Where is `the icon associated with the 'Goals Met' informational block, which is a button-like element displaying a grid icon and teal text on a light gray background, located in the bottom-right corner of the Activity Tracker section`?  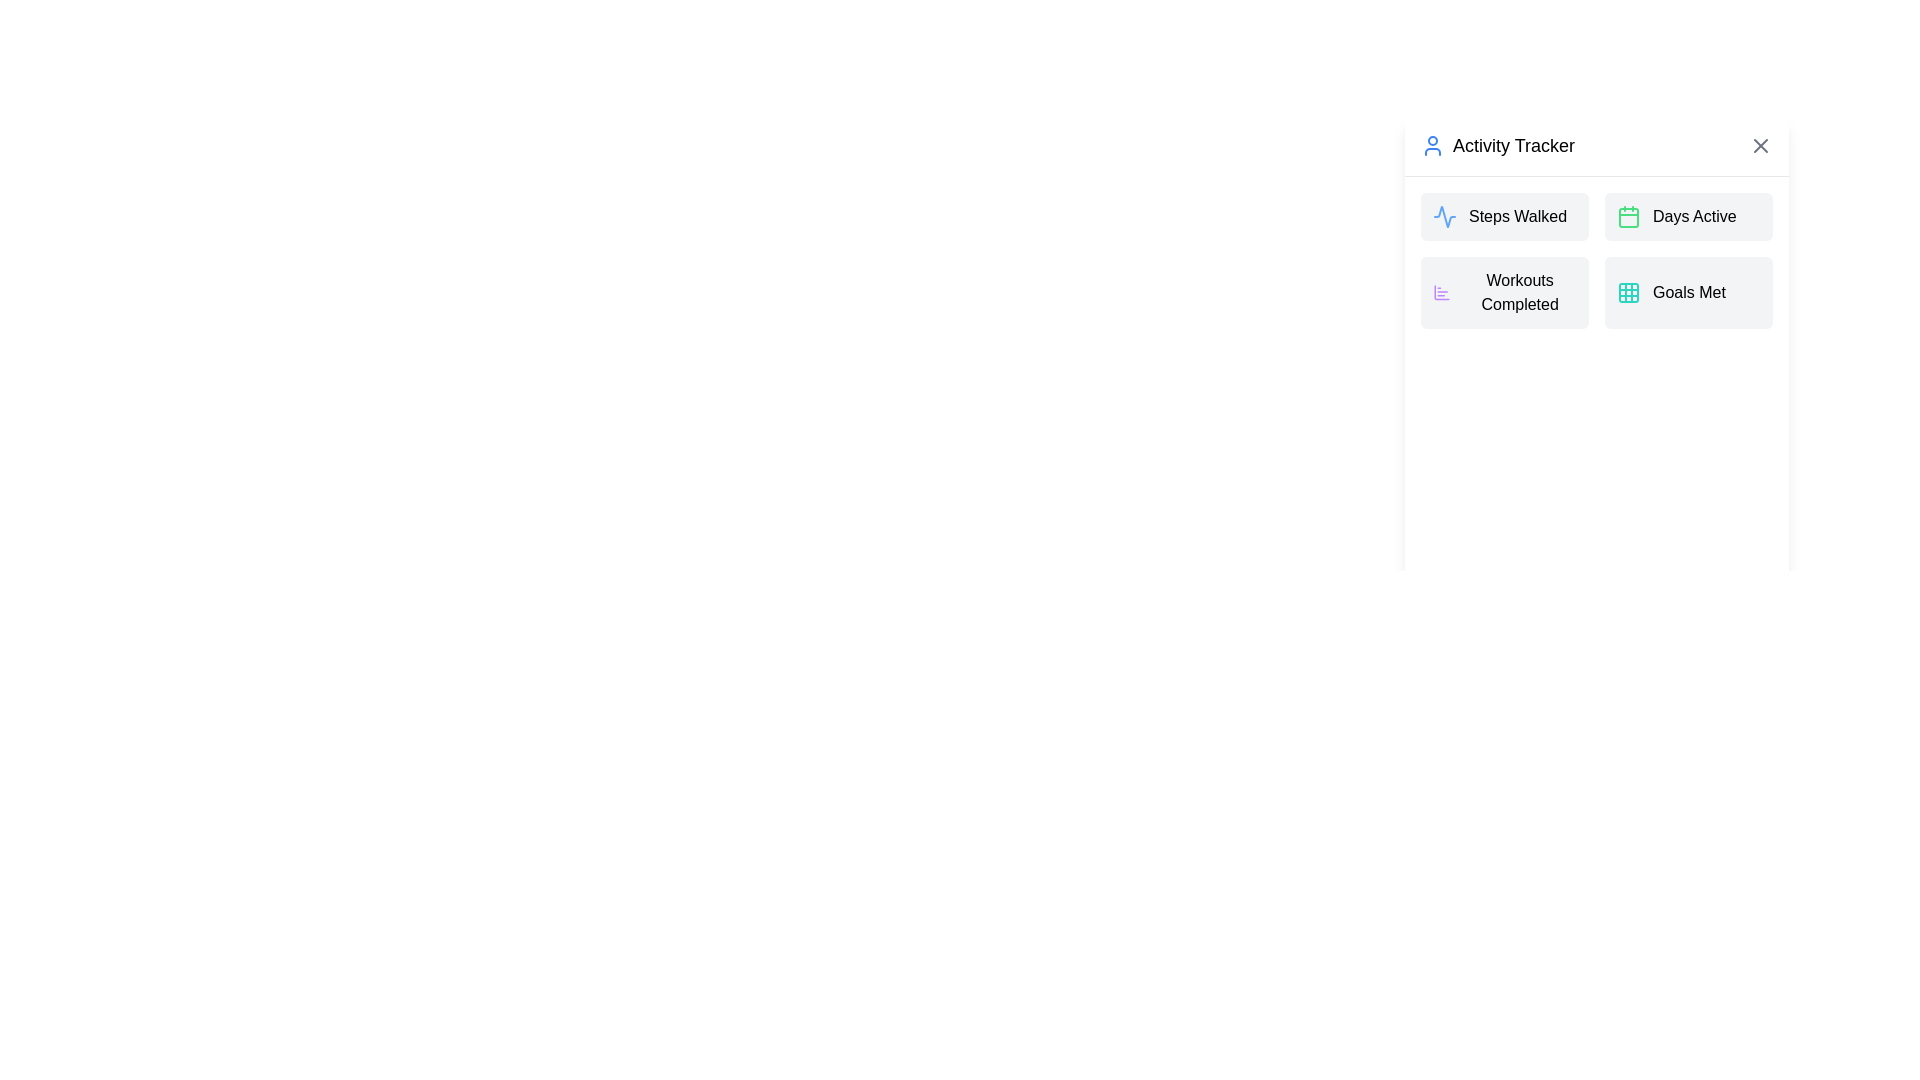
the icon associated with the 'Goals Met' informational block, which is a button-like element displaying a grid icon and teal text on a light gray background, located in the bottom-right corner of the Activity Tracker section is located at coordinates (1688, 293).